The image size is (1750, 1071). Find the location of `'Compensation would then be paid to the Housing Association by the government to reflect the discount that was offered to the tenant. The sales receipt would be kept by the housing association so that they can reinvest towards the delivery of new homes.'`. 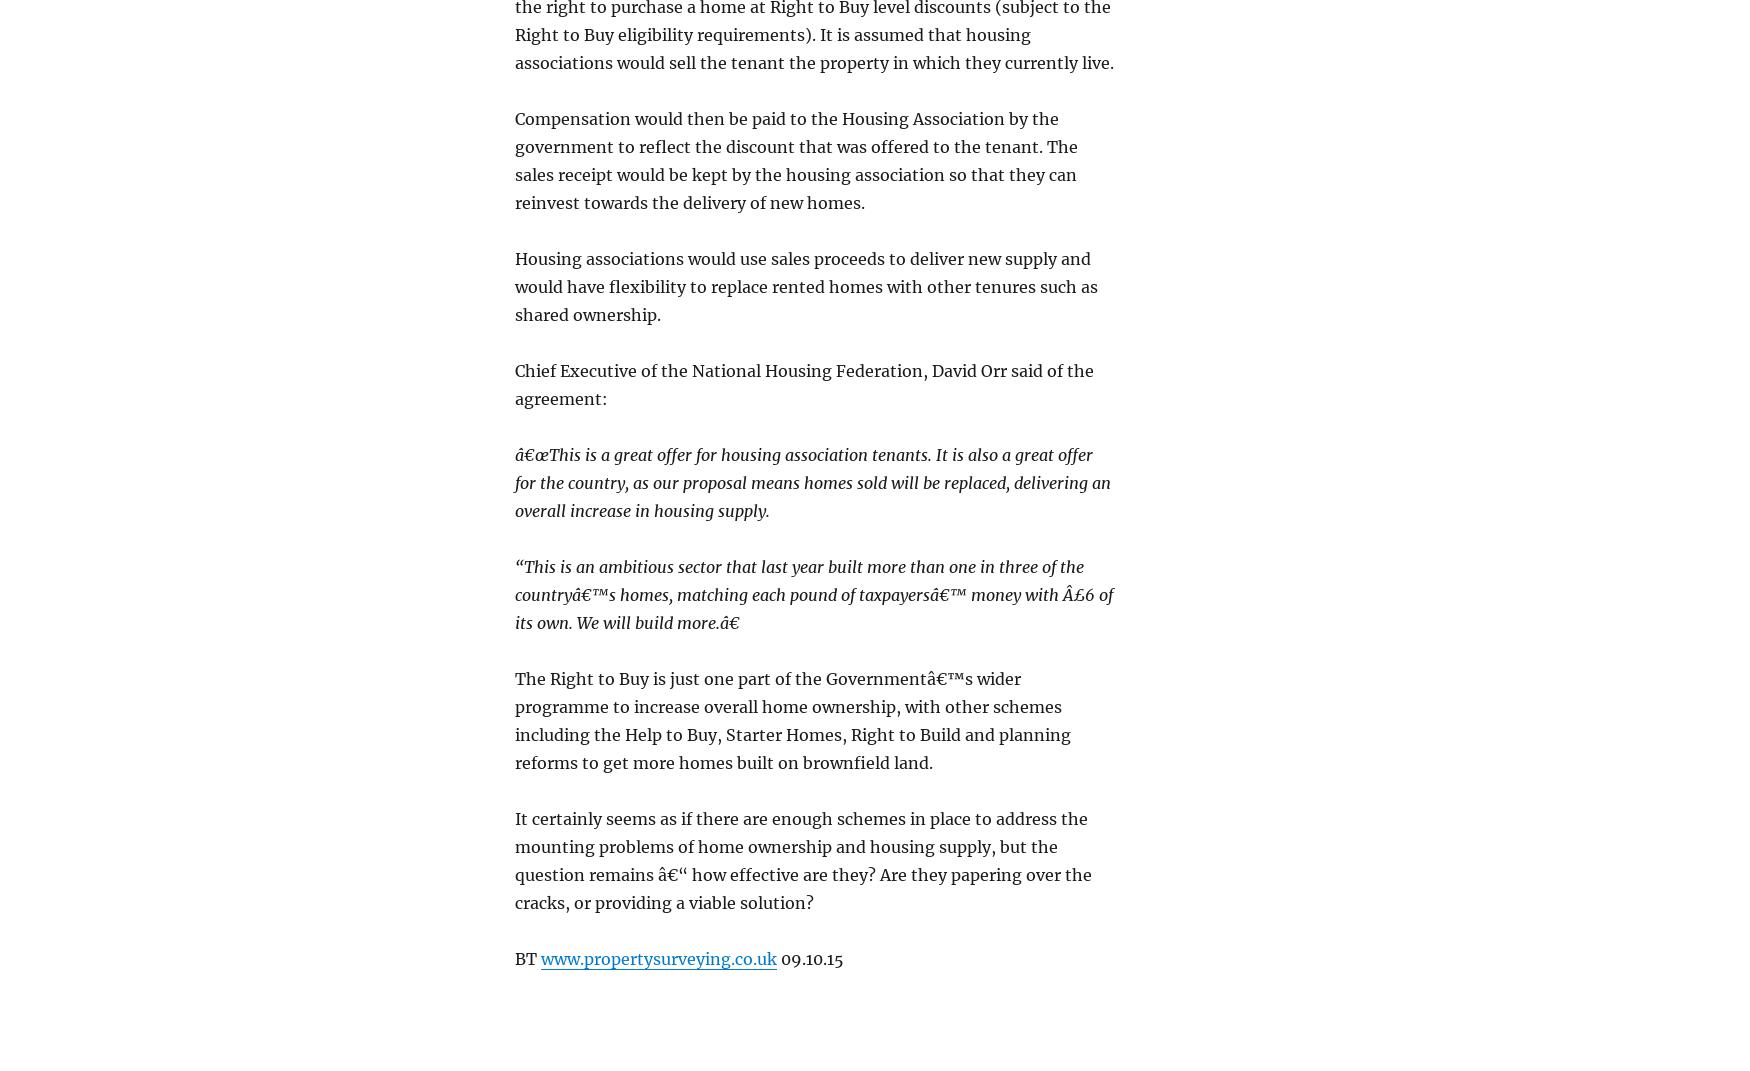

'Compensation would then be paid to the Housing Association by the government to reflect the discount that was offered to the tenant. The sales receipt would be kept by the housing association so that they can reinvest towards the delivery of new homes.' is located at coordinates (795, 159).